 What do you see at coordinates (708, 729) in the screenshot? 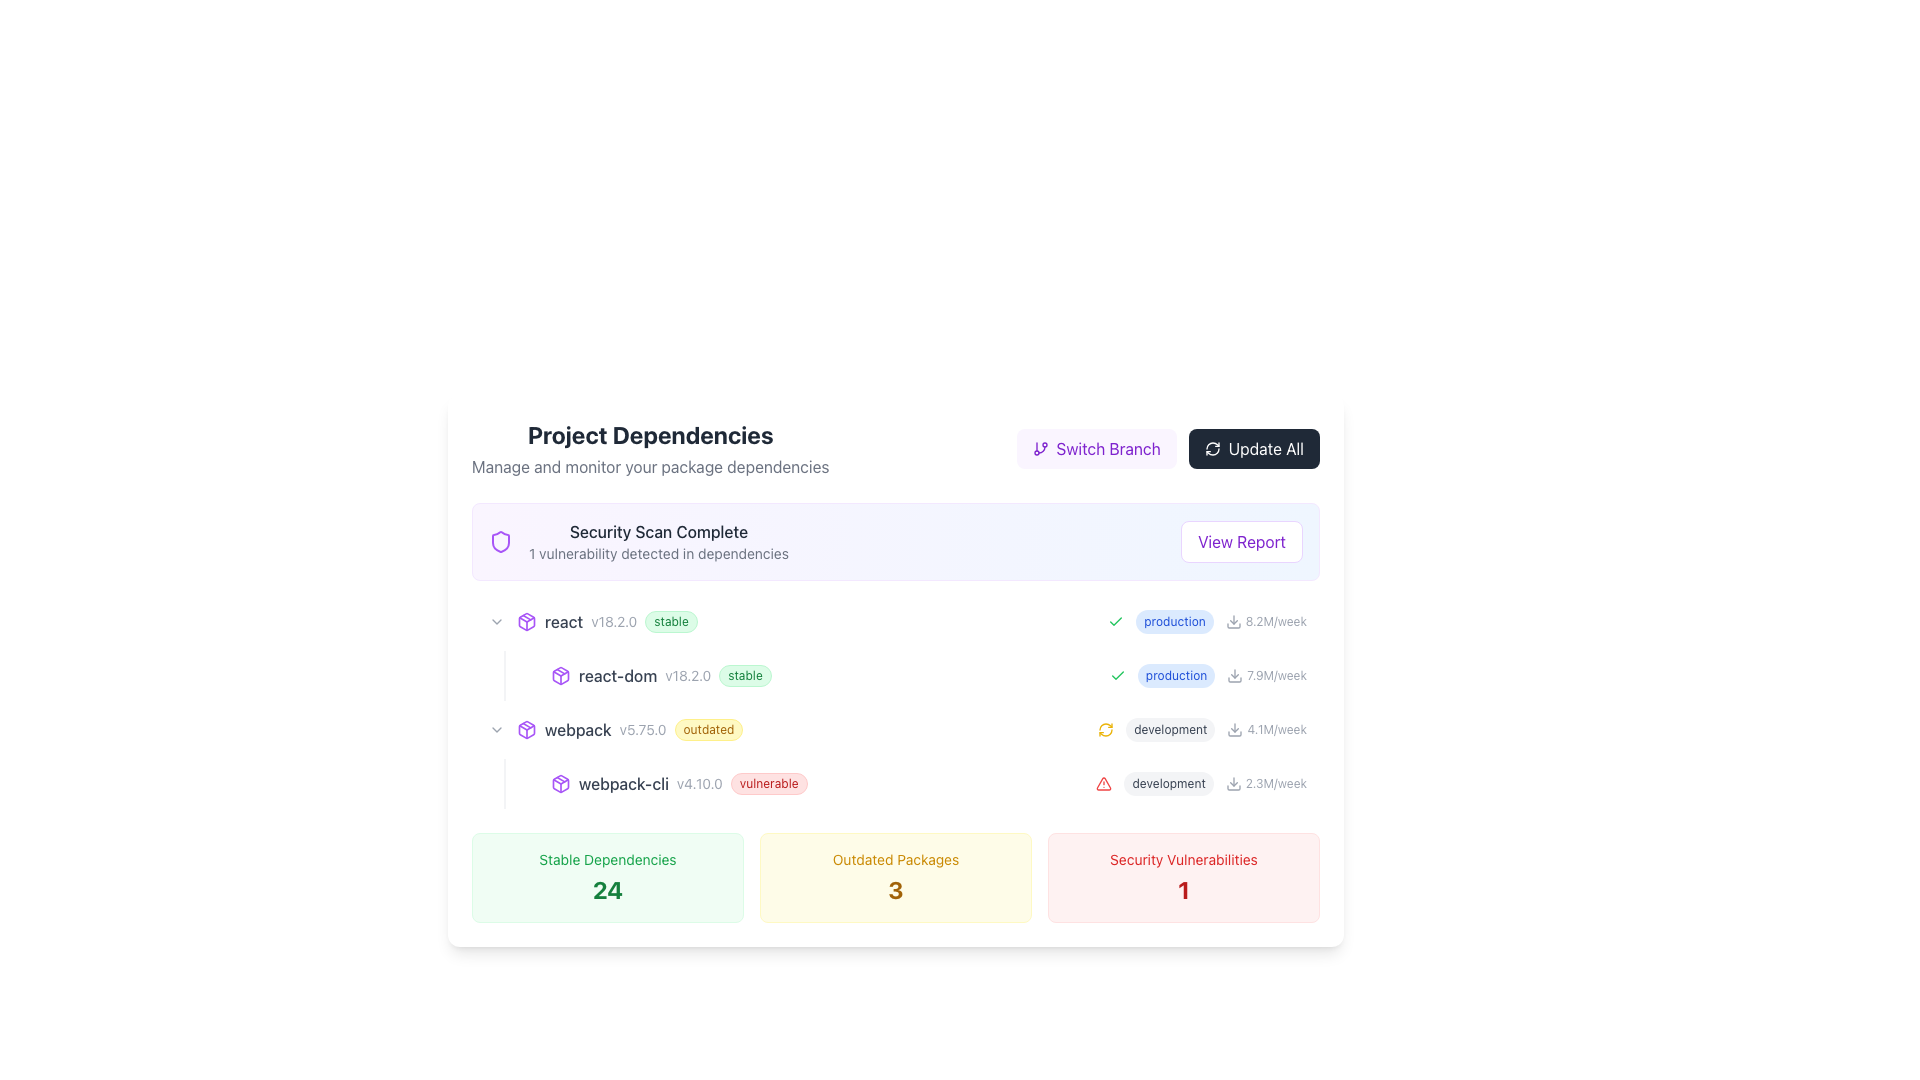
I see `the Textual badge indicating that 'webpack' is outdated, located to the right of 'v5.75.0' and 'webpack' within the 'Project Dependencies' section under the 'Security Scan Complete' card` at bounding box center [708, 729].